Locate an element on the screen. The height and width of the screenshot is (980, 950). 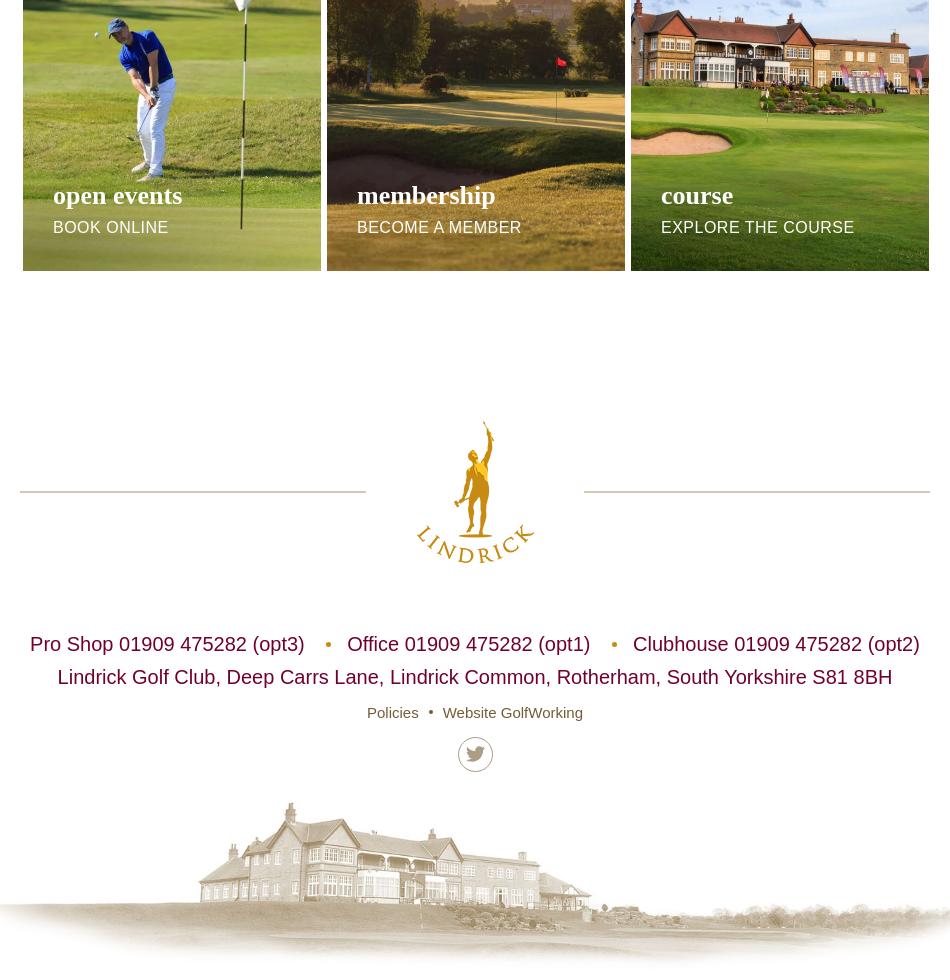
'Pro Shop 01909 475282 (opt3)' is located at coordinates (30, 642).